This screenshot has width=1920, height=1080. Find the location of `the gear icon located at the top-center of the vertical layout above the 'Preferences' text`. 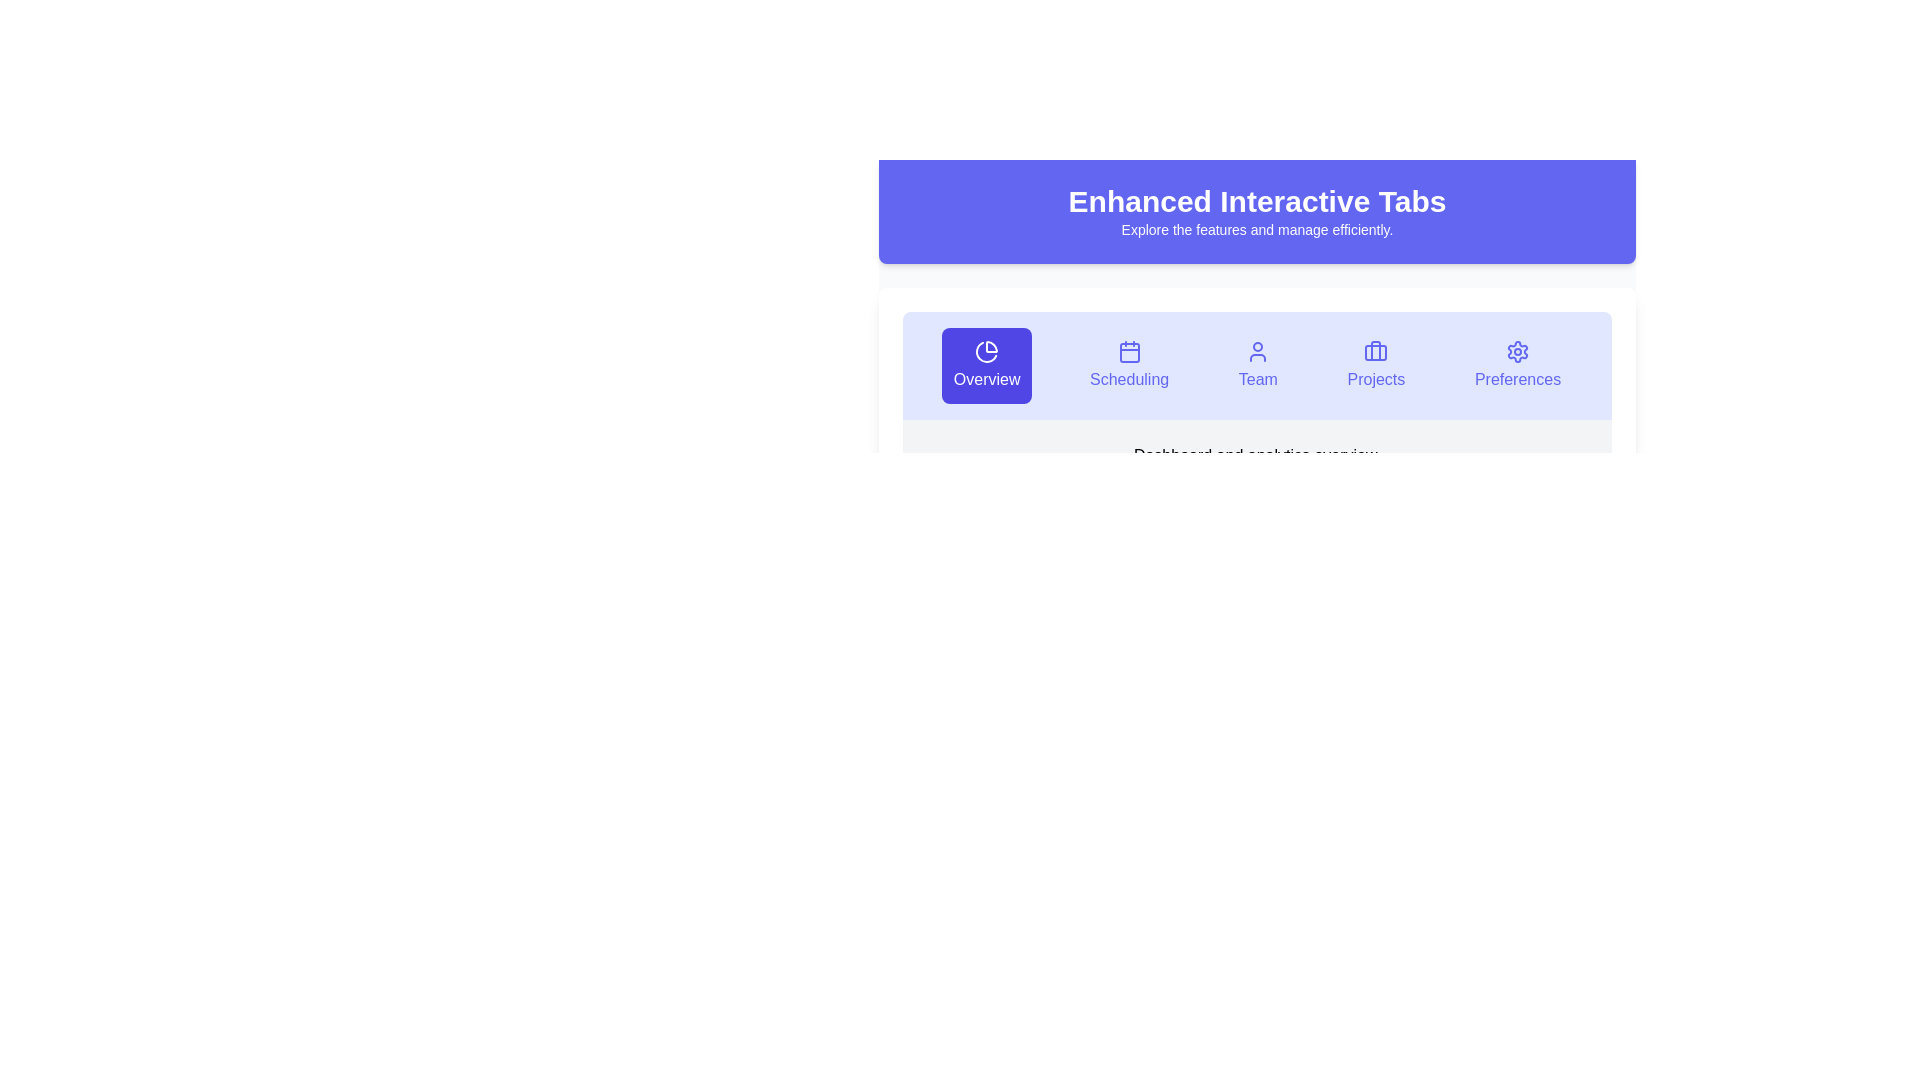

the gear icon located at the top-center of the vertical layout above the 'Preferences' text is located at coordinates (1517, 350).